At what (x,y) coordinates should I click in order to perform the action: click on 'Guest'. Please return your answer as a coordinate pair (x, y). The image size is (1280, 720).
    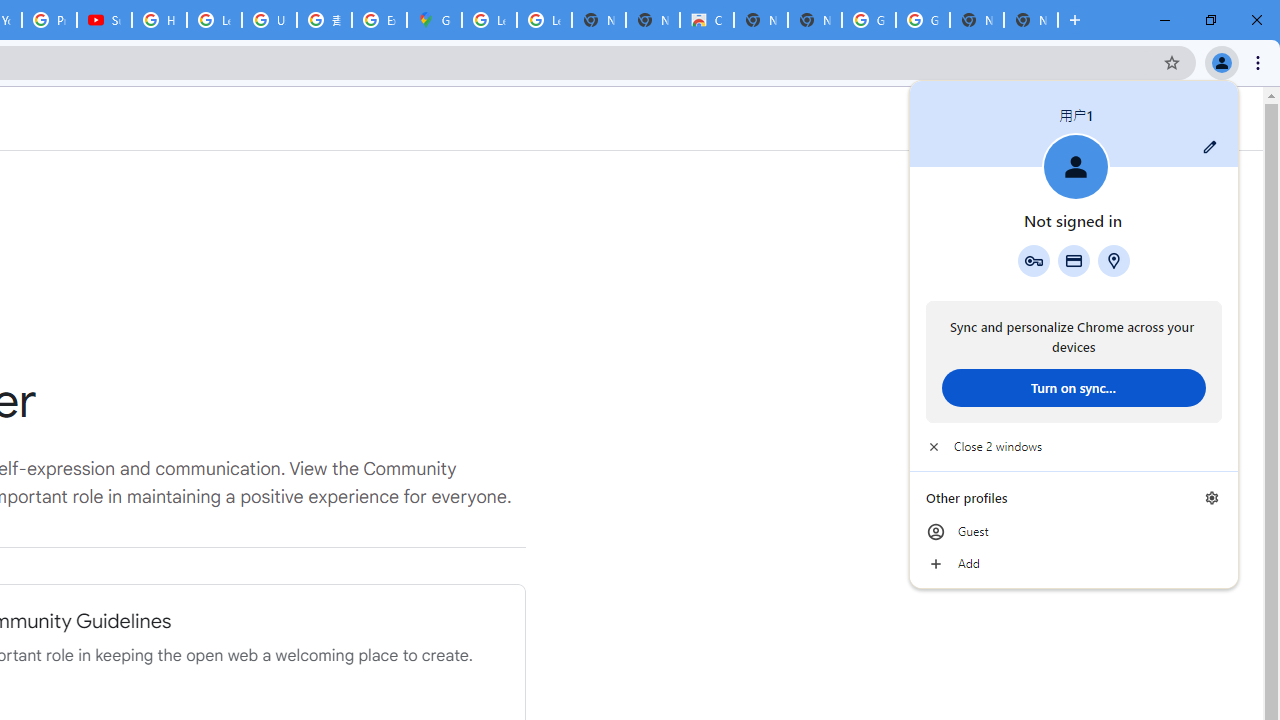
    Looking at the image, I should click on (1072, 531).